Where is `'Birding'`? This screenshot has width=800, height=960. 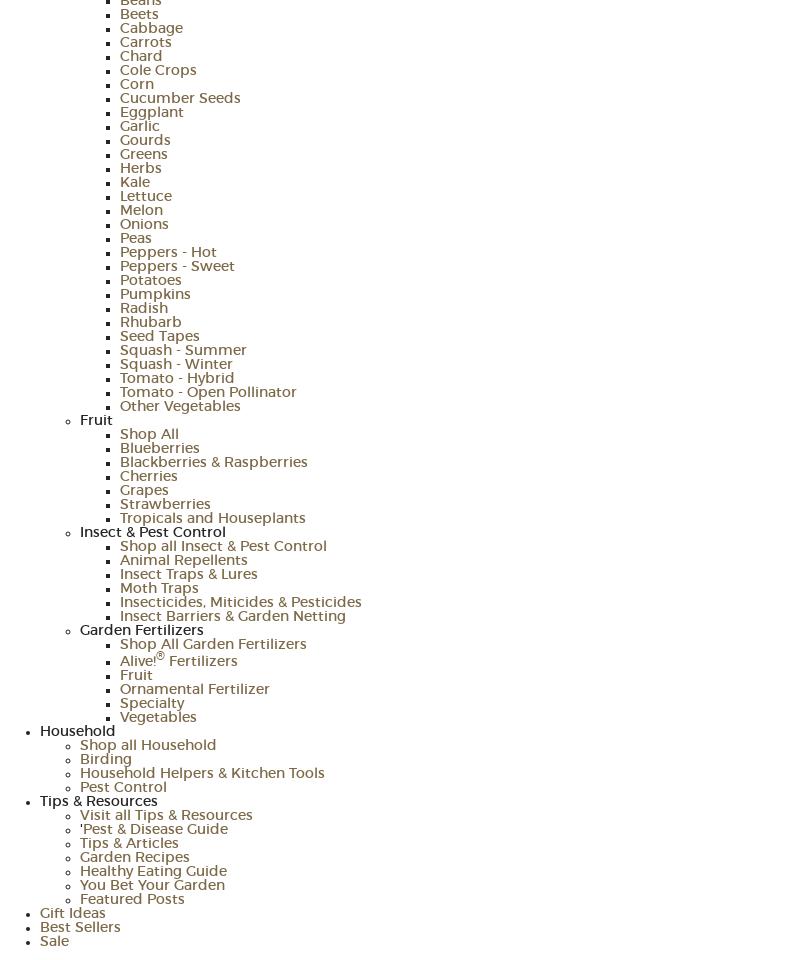
'Birding' is located at coordinates (105, 759).